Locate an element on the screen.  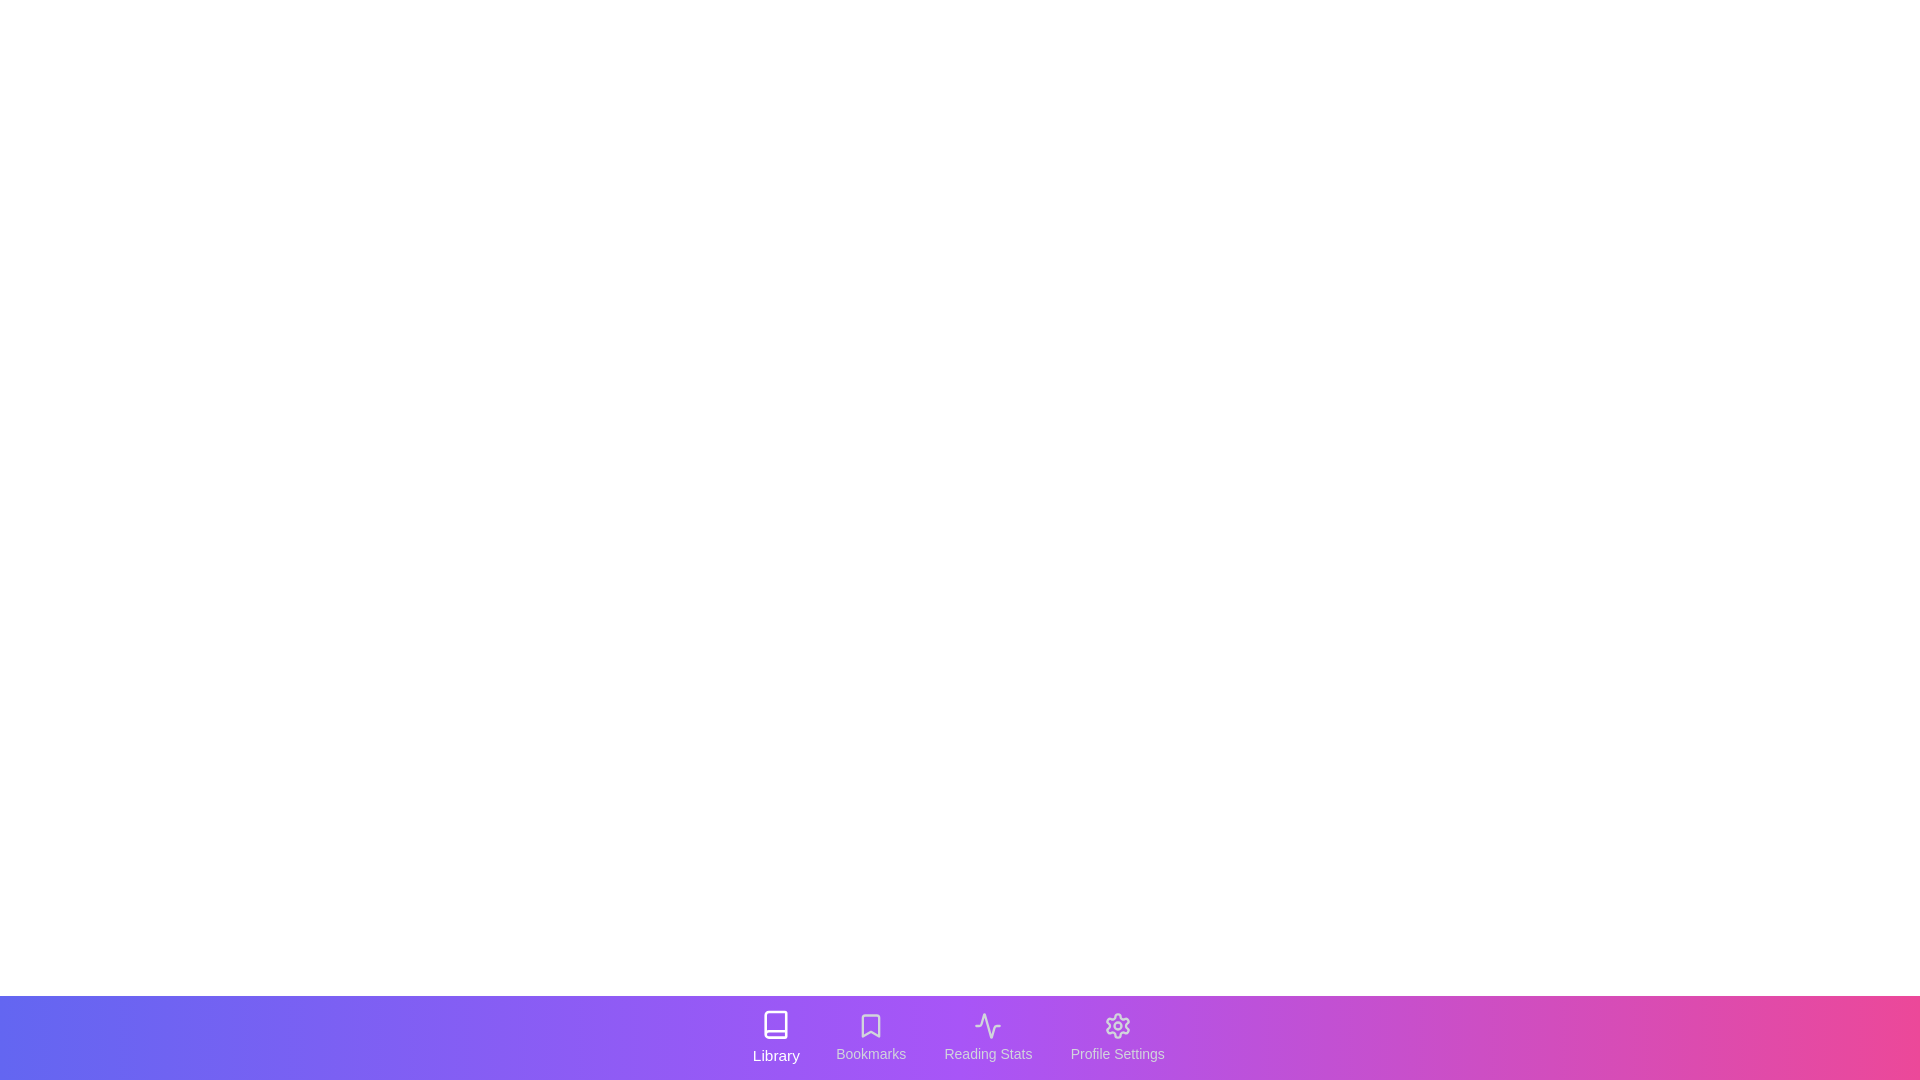
the navigation tab Bookmarks is located at coordinates (870, 1036).